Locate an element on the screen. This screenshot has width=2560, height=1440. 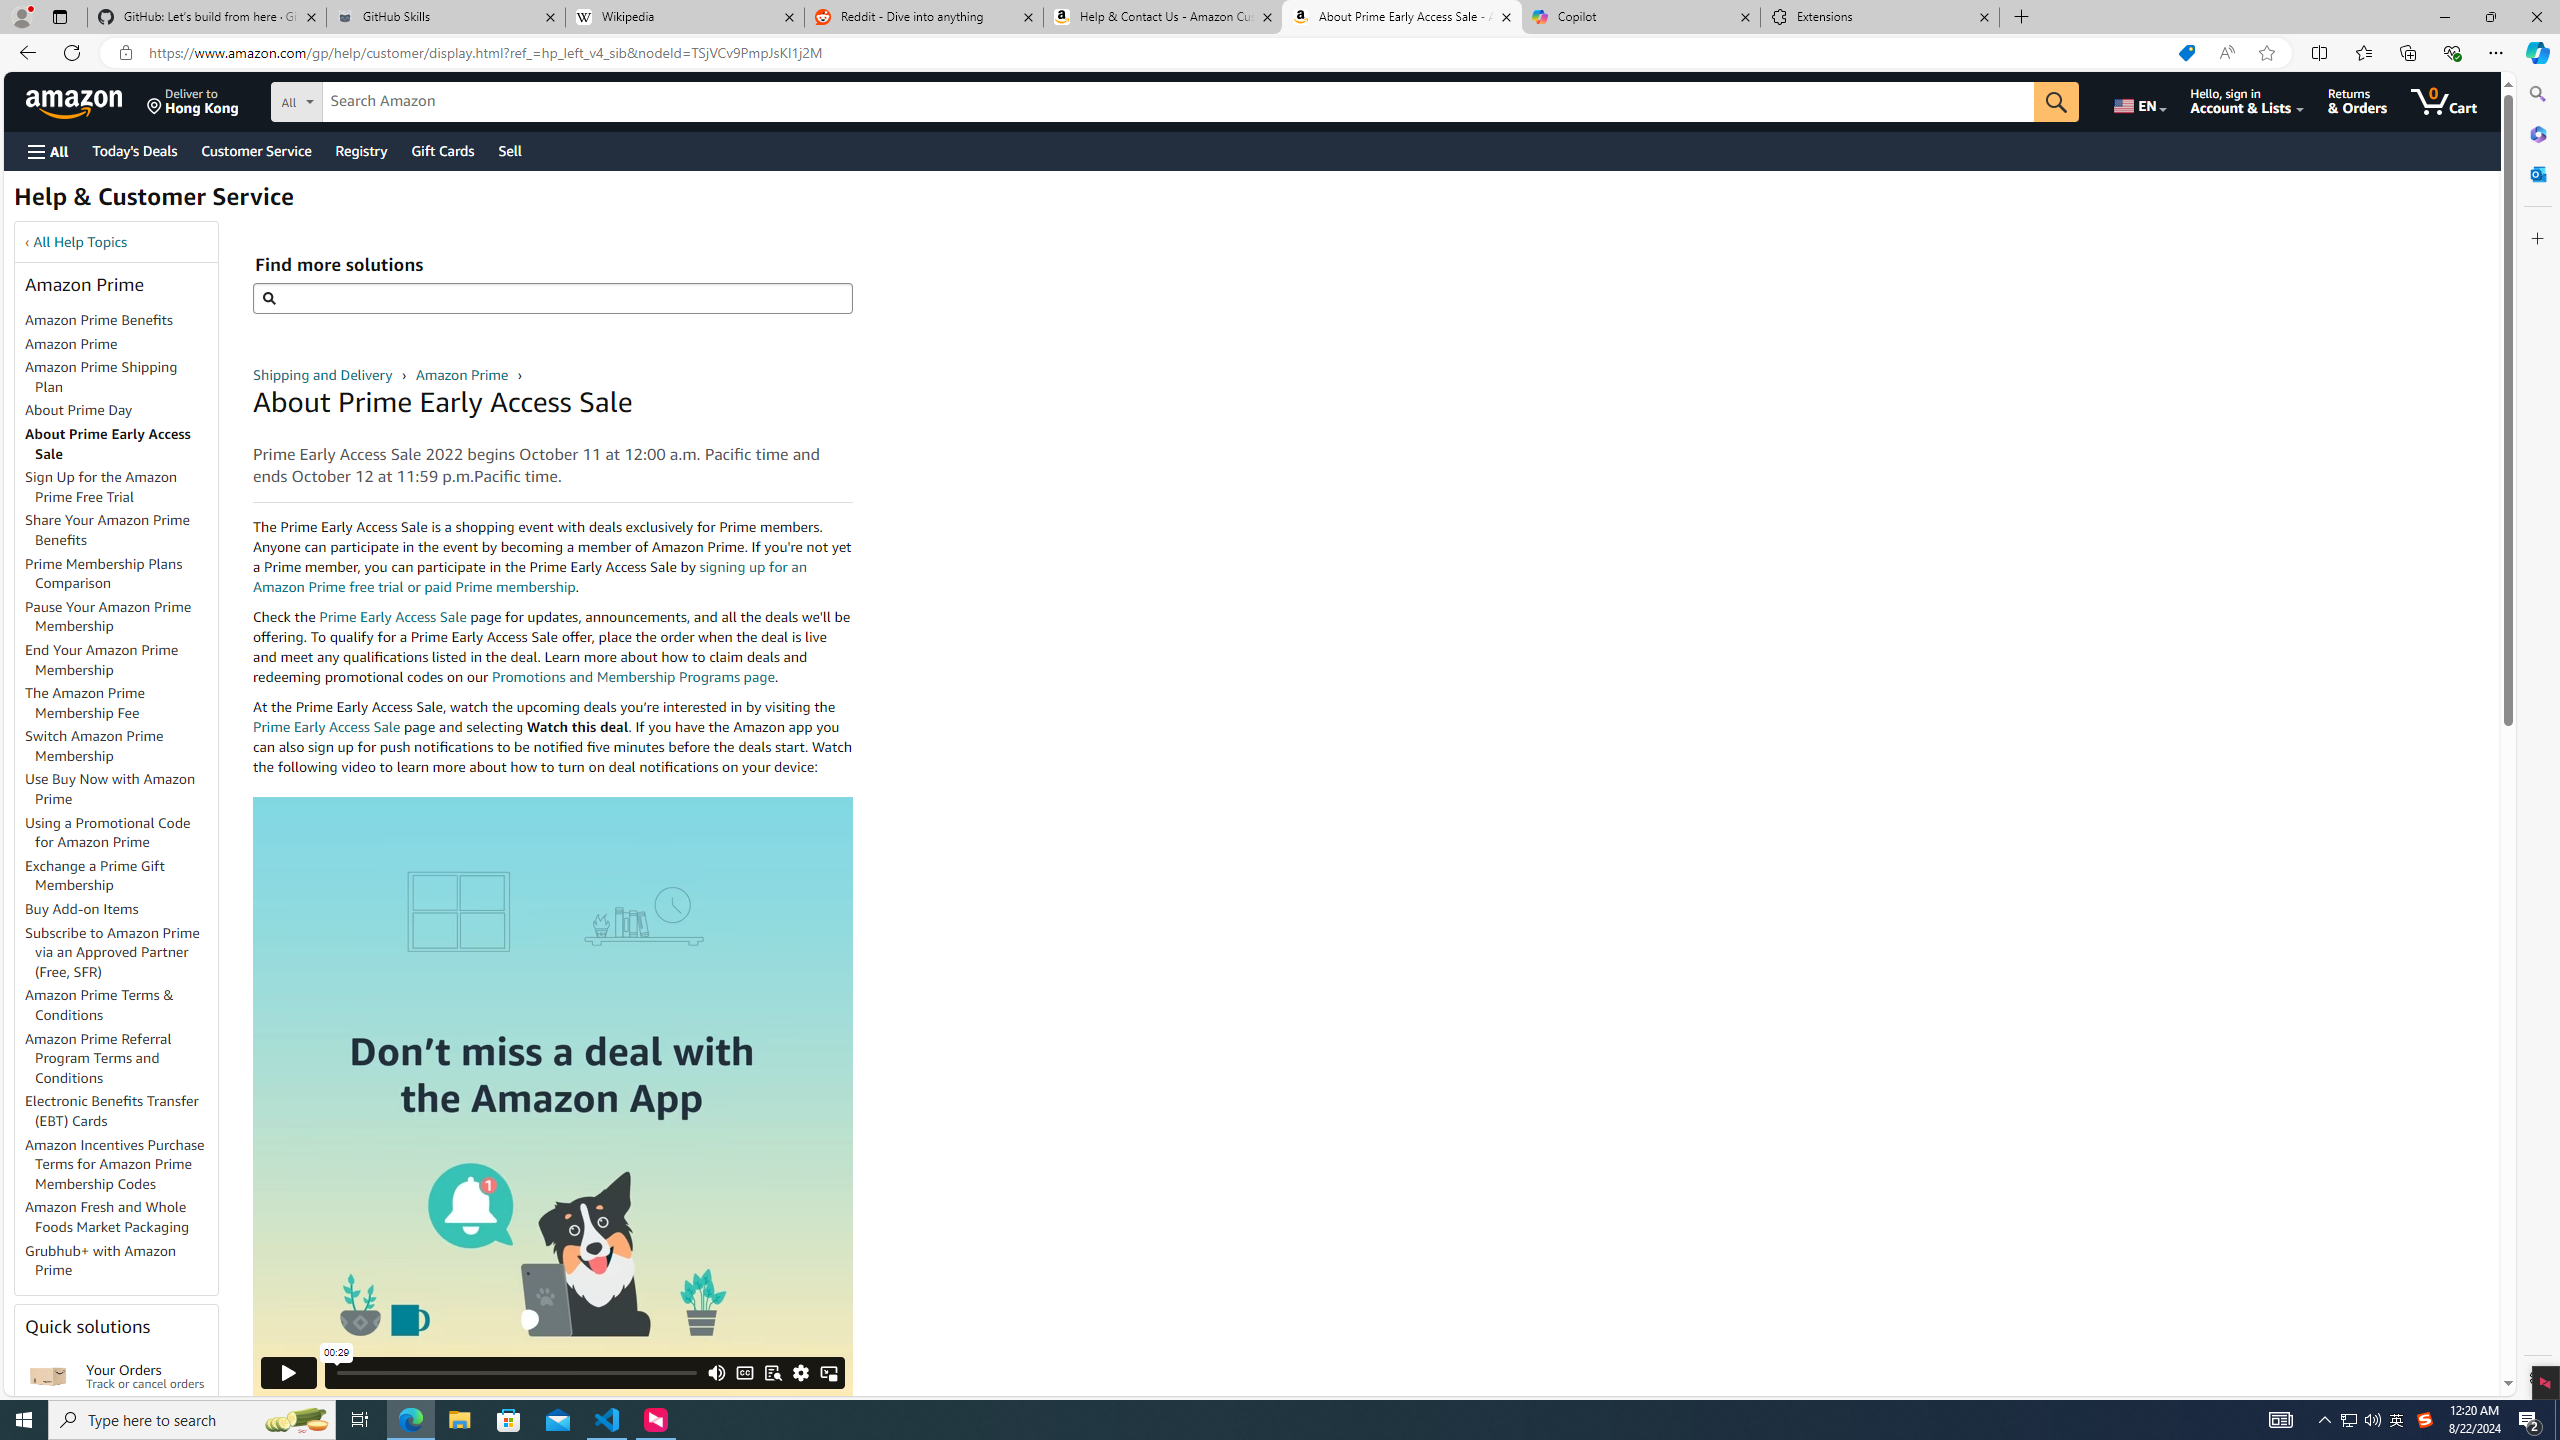
'The Amazon Prime Membership Fee' is located at coordinates (85, 701).